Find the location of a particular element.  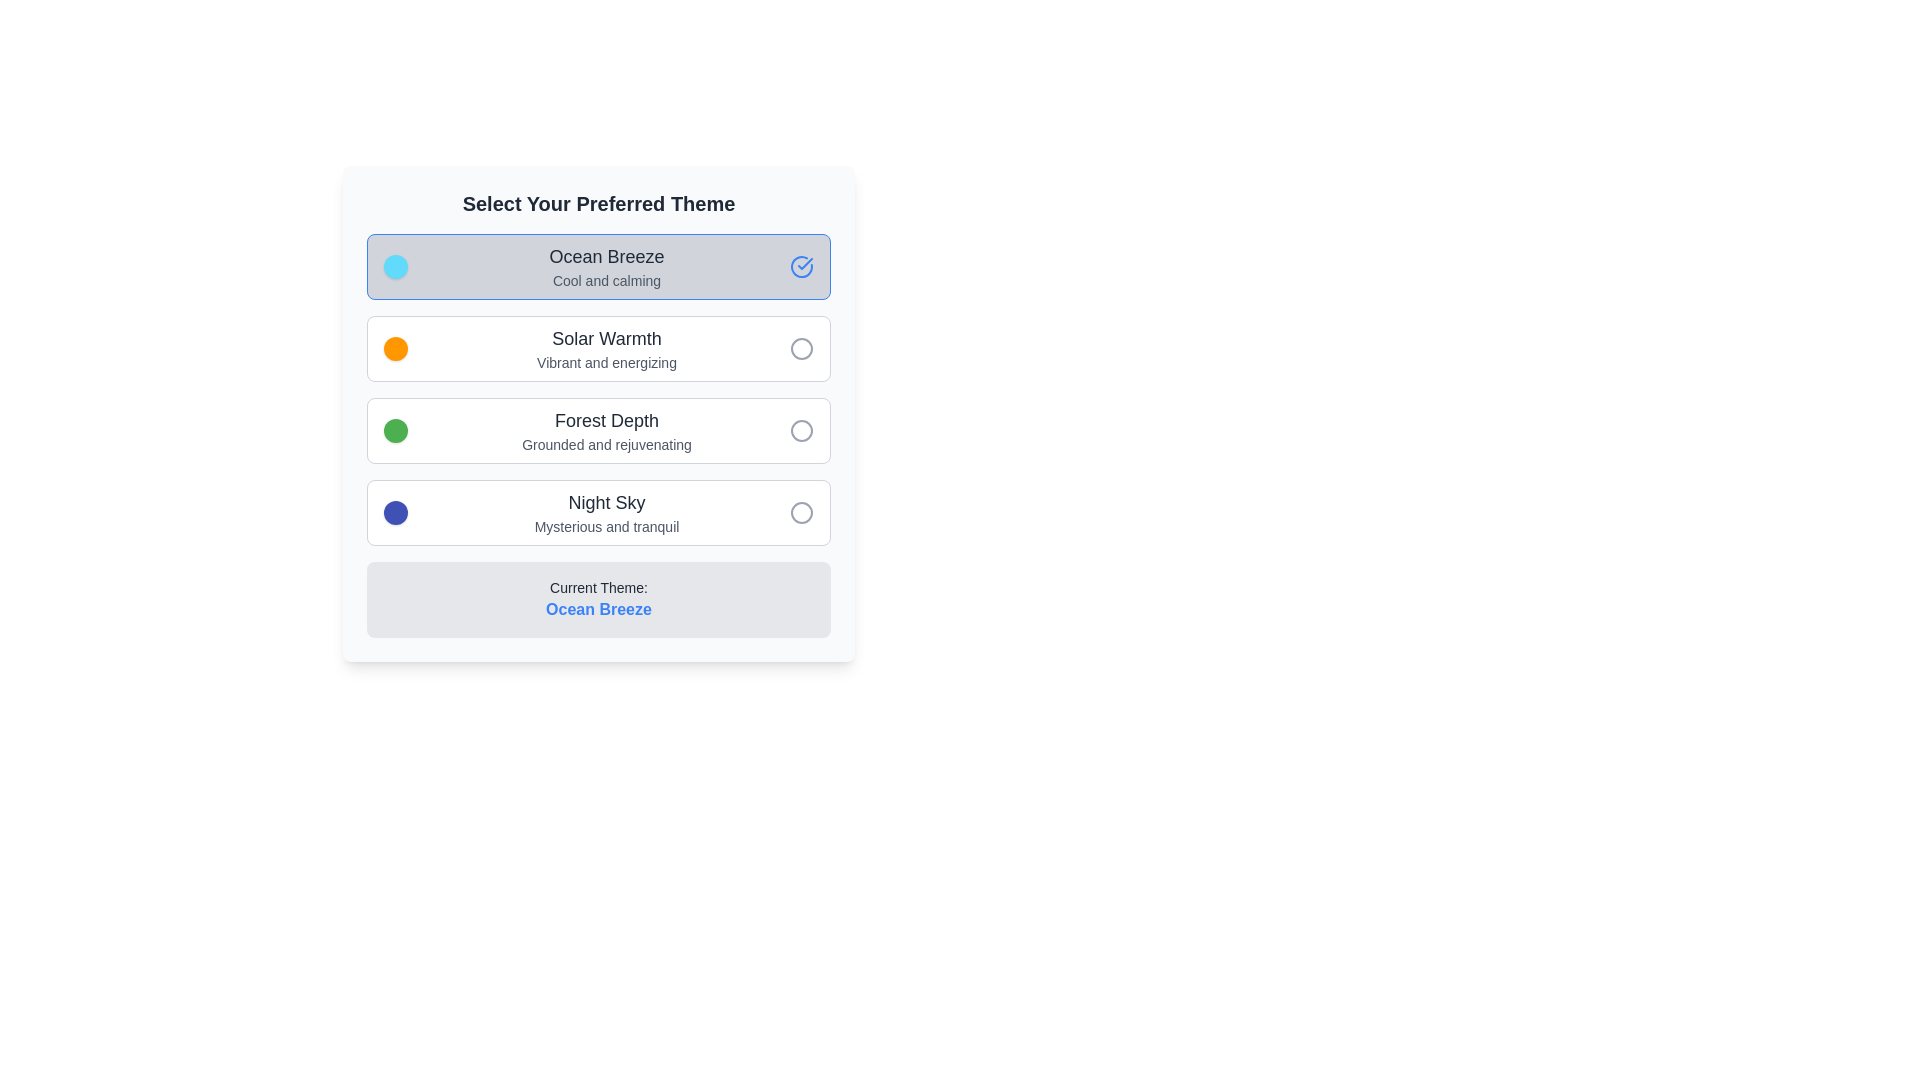

the informational box displaying the current theme, which contains the text 'Current Theme:' and 'Ocean Breeze' in a bold font is located at coordinates (598, 599).